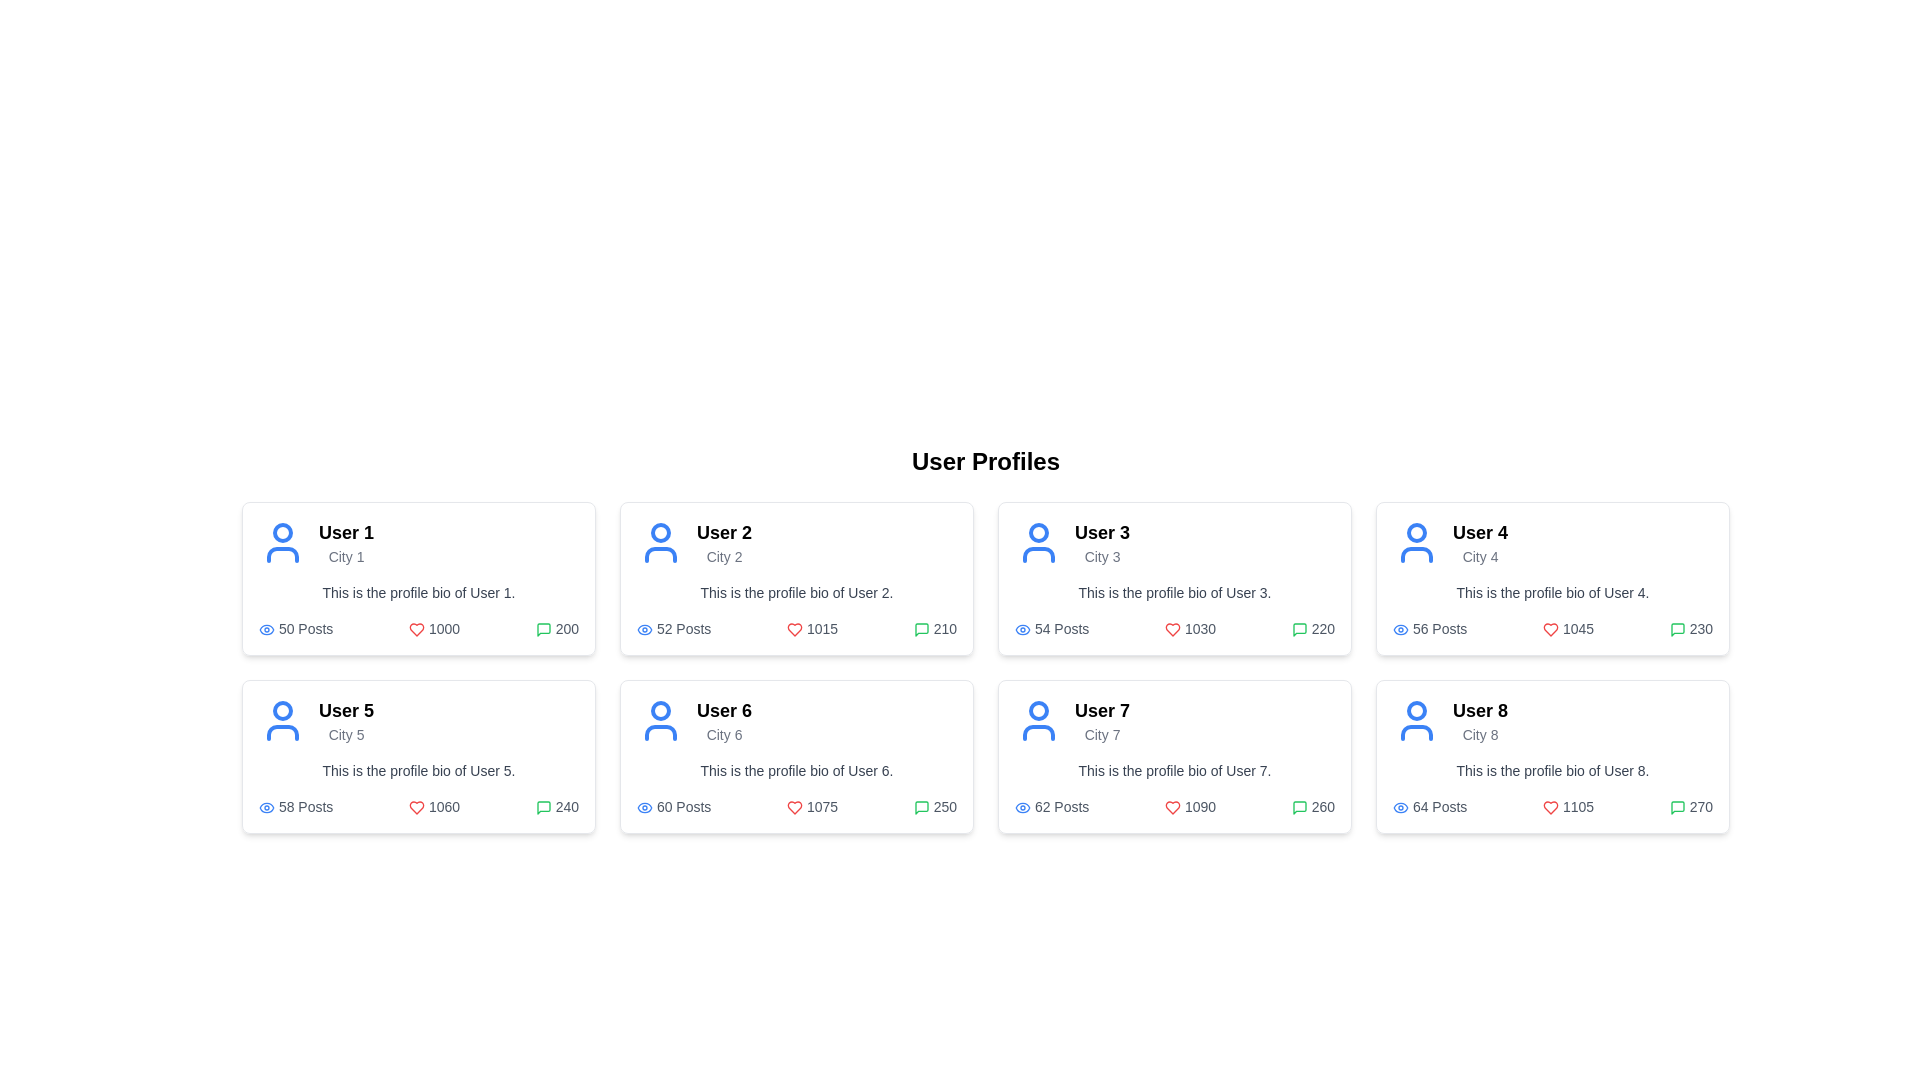 The width and height of the screenshot is (1920, 1080). I want to click on the small heart icon symbolizing a 'like' action, which is outlined in red and located next to the number '1030' in the user profile card for 'User 3', so click(1173, 630).